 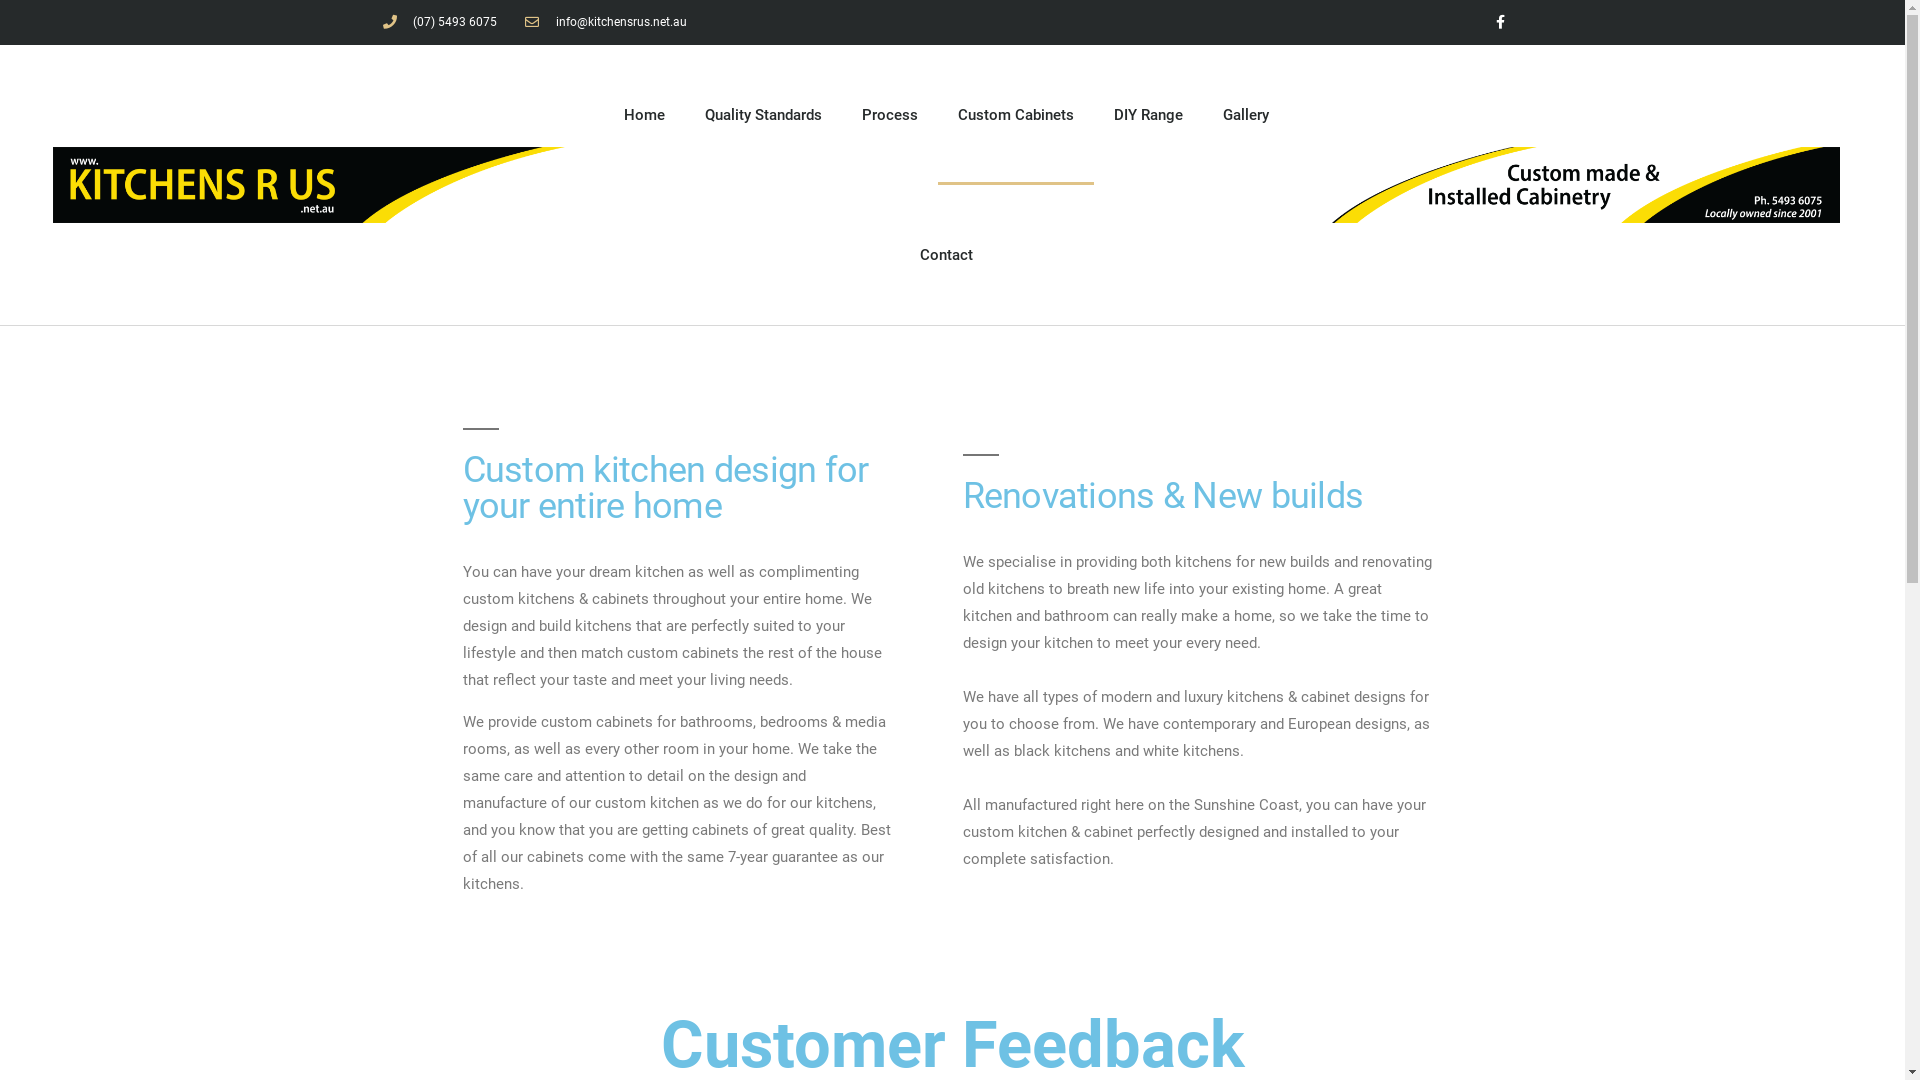 I want to click on 'DIY Range', so click(x=1148, y=115).